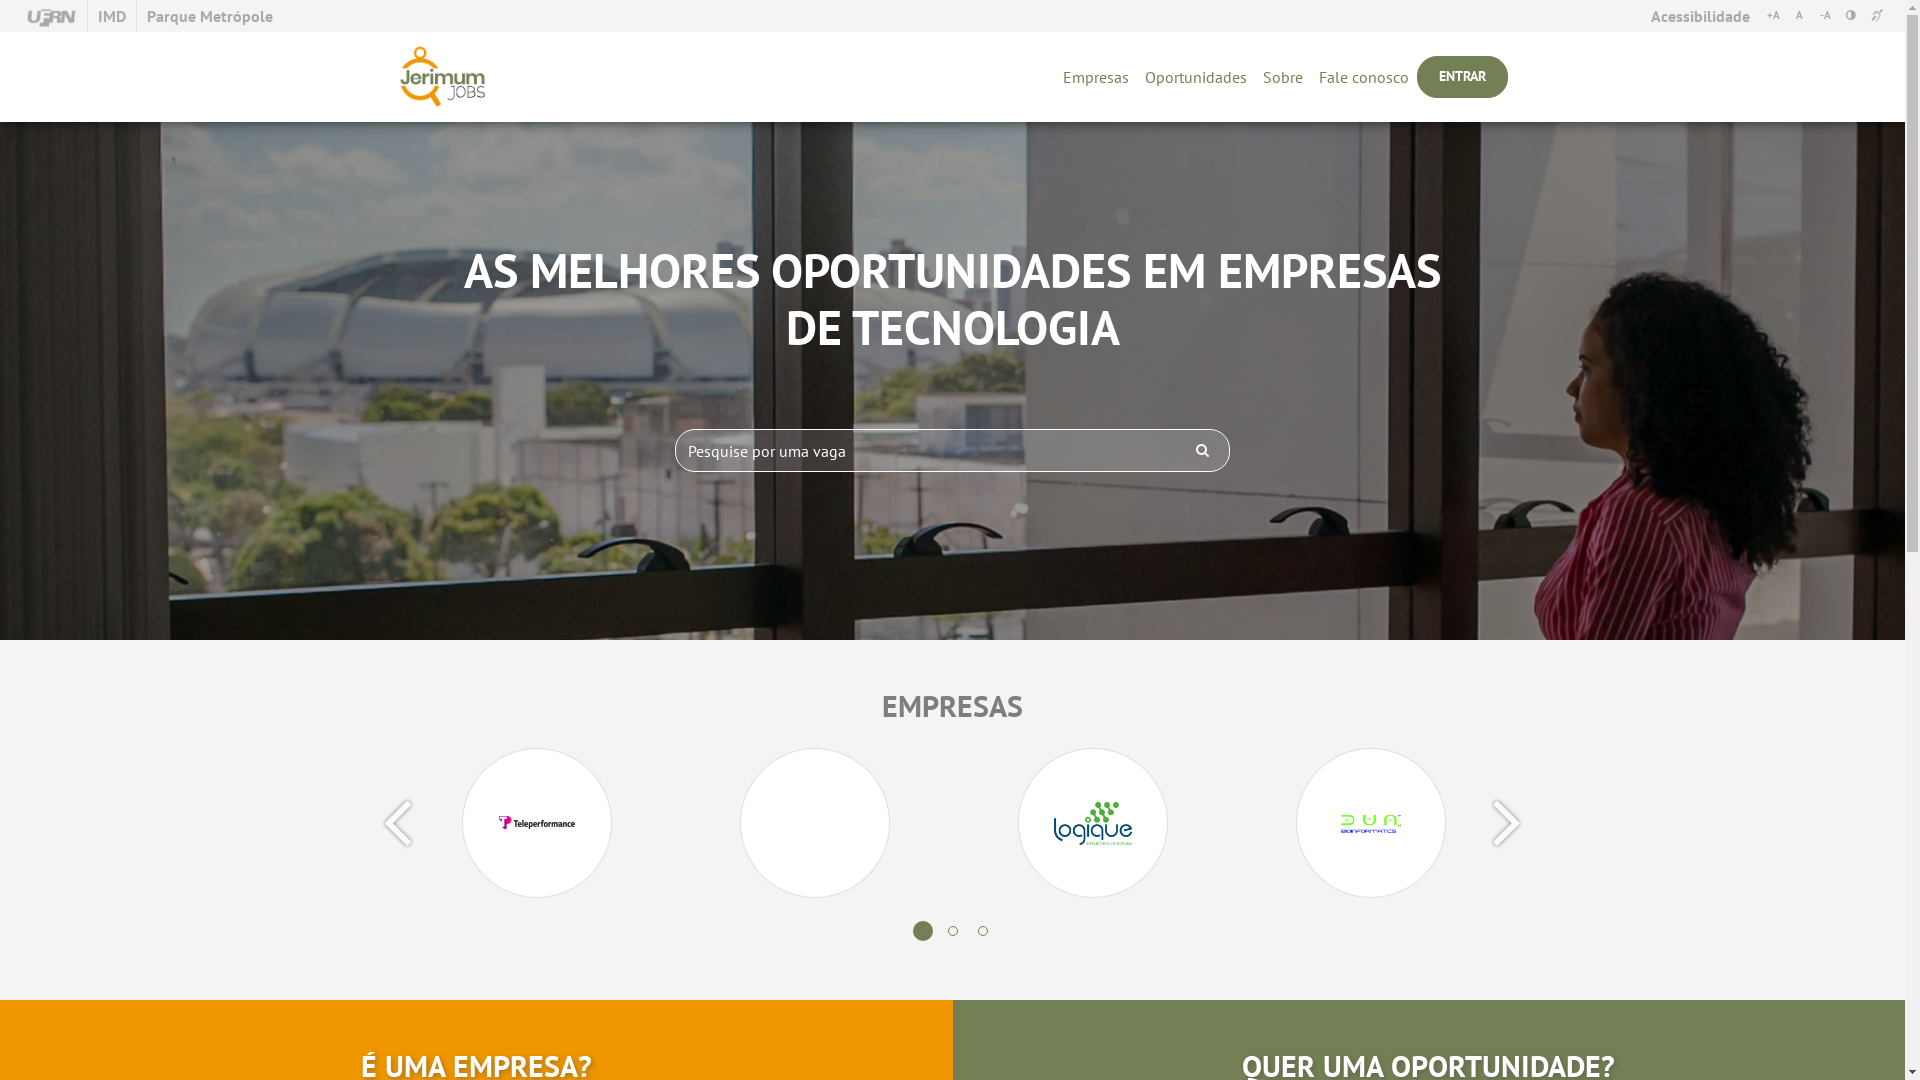 The width and height of the screenshot is (1920, 1080). Describe the element at coordinates (1415, 76) in the screenshot. I see `'ENTRAR'` at that location.